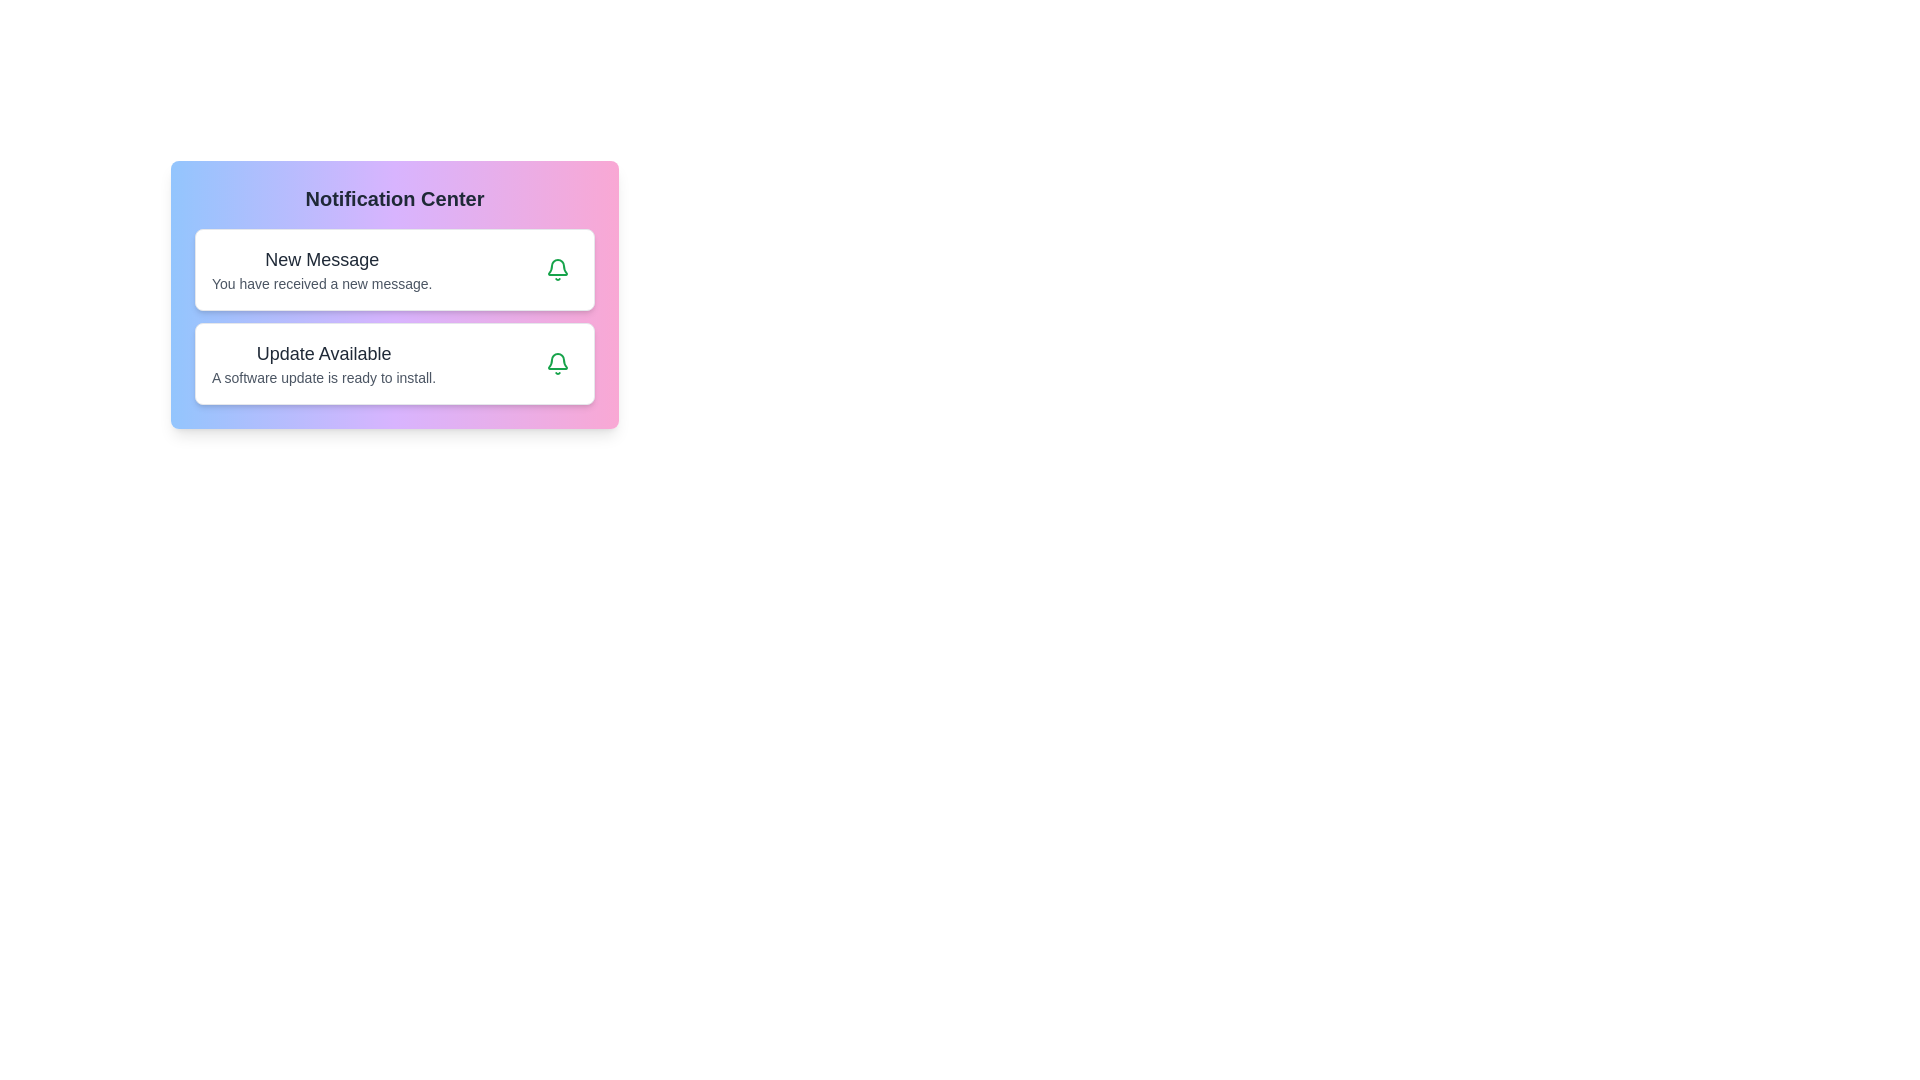  What do you see at coordinates (557, 363) in the screenshot?
I see `the interactive button for accessing or managing notifications related to the 'Update Available' message` at bounding box center [557, 363].